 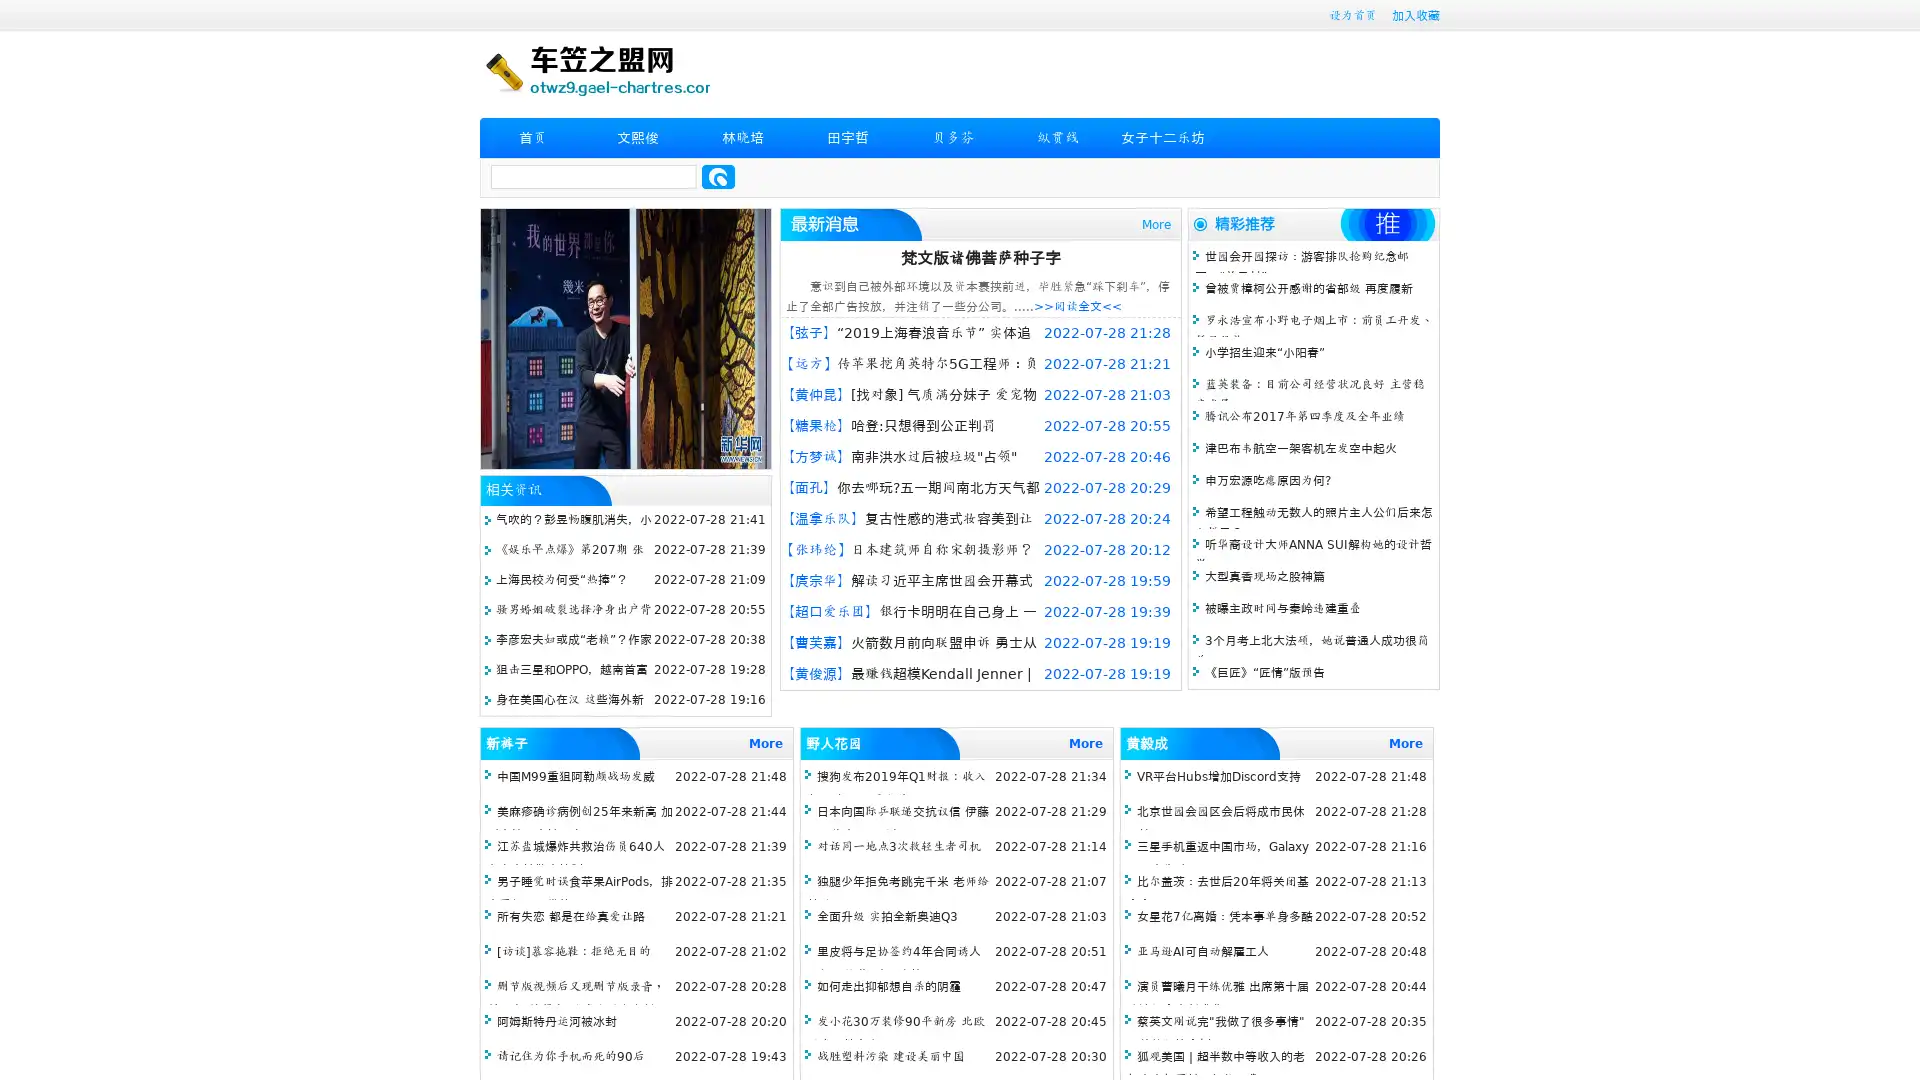 What do you see at coordinates (718, 176) in the screenshot?
I see `Search` at bounding box center [718, 176].